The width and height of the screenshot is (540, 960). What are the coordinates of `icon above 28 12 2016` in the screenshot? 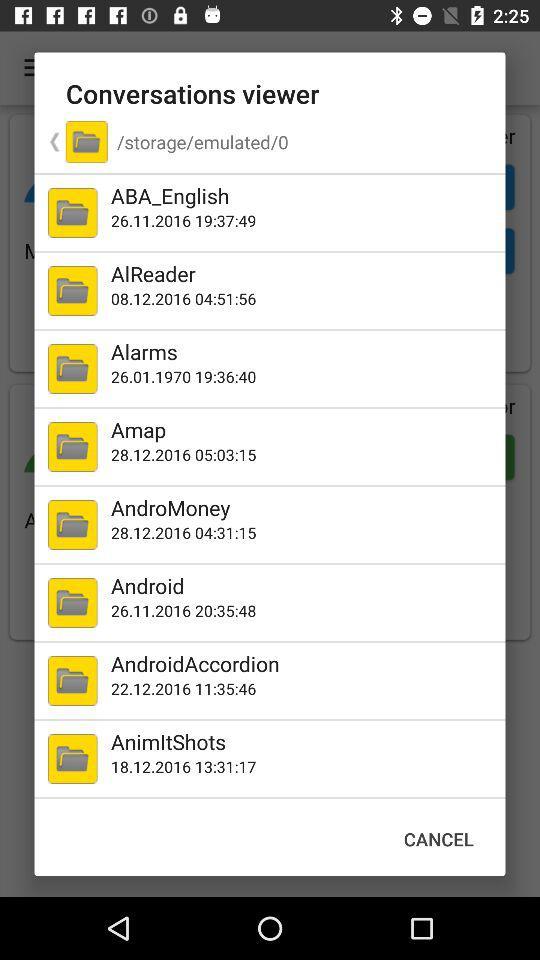 It's located at (303, 506).